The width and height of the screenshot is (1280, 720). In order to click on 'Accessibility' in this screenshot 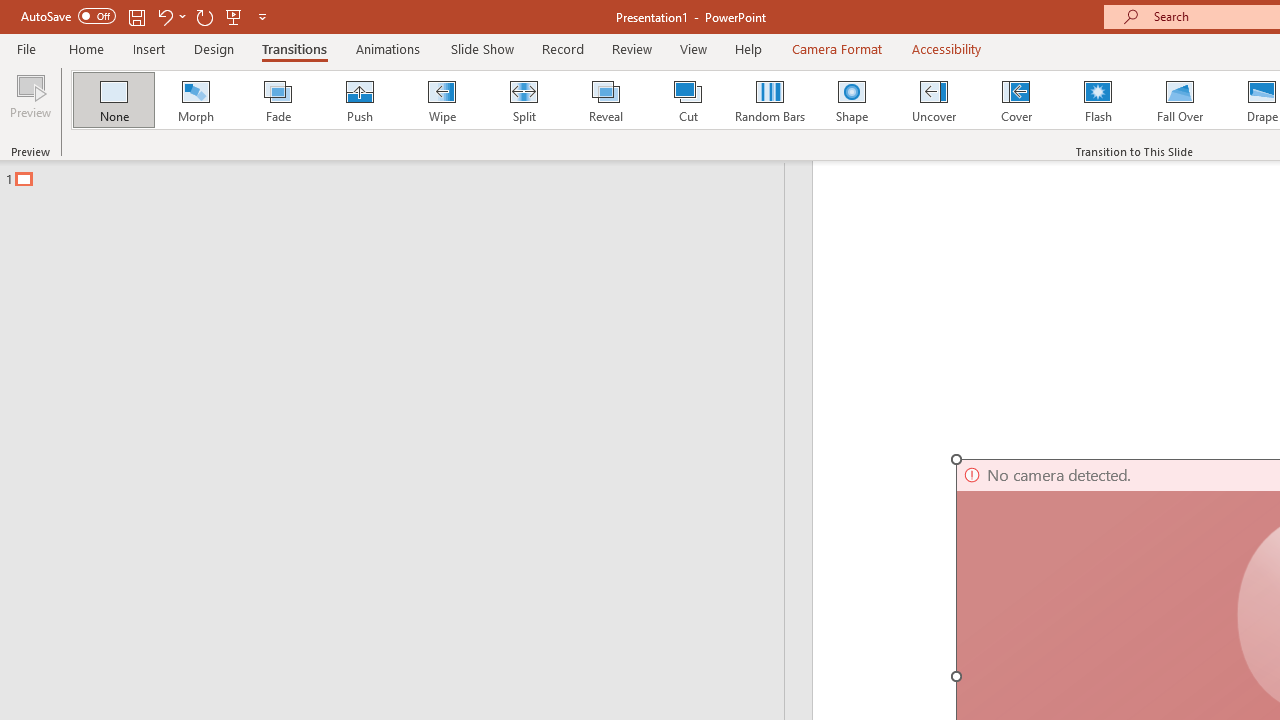, I will do `click(946, 48)`.